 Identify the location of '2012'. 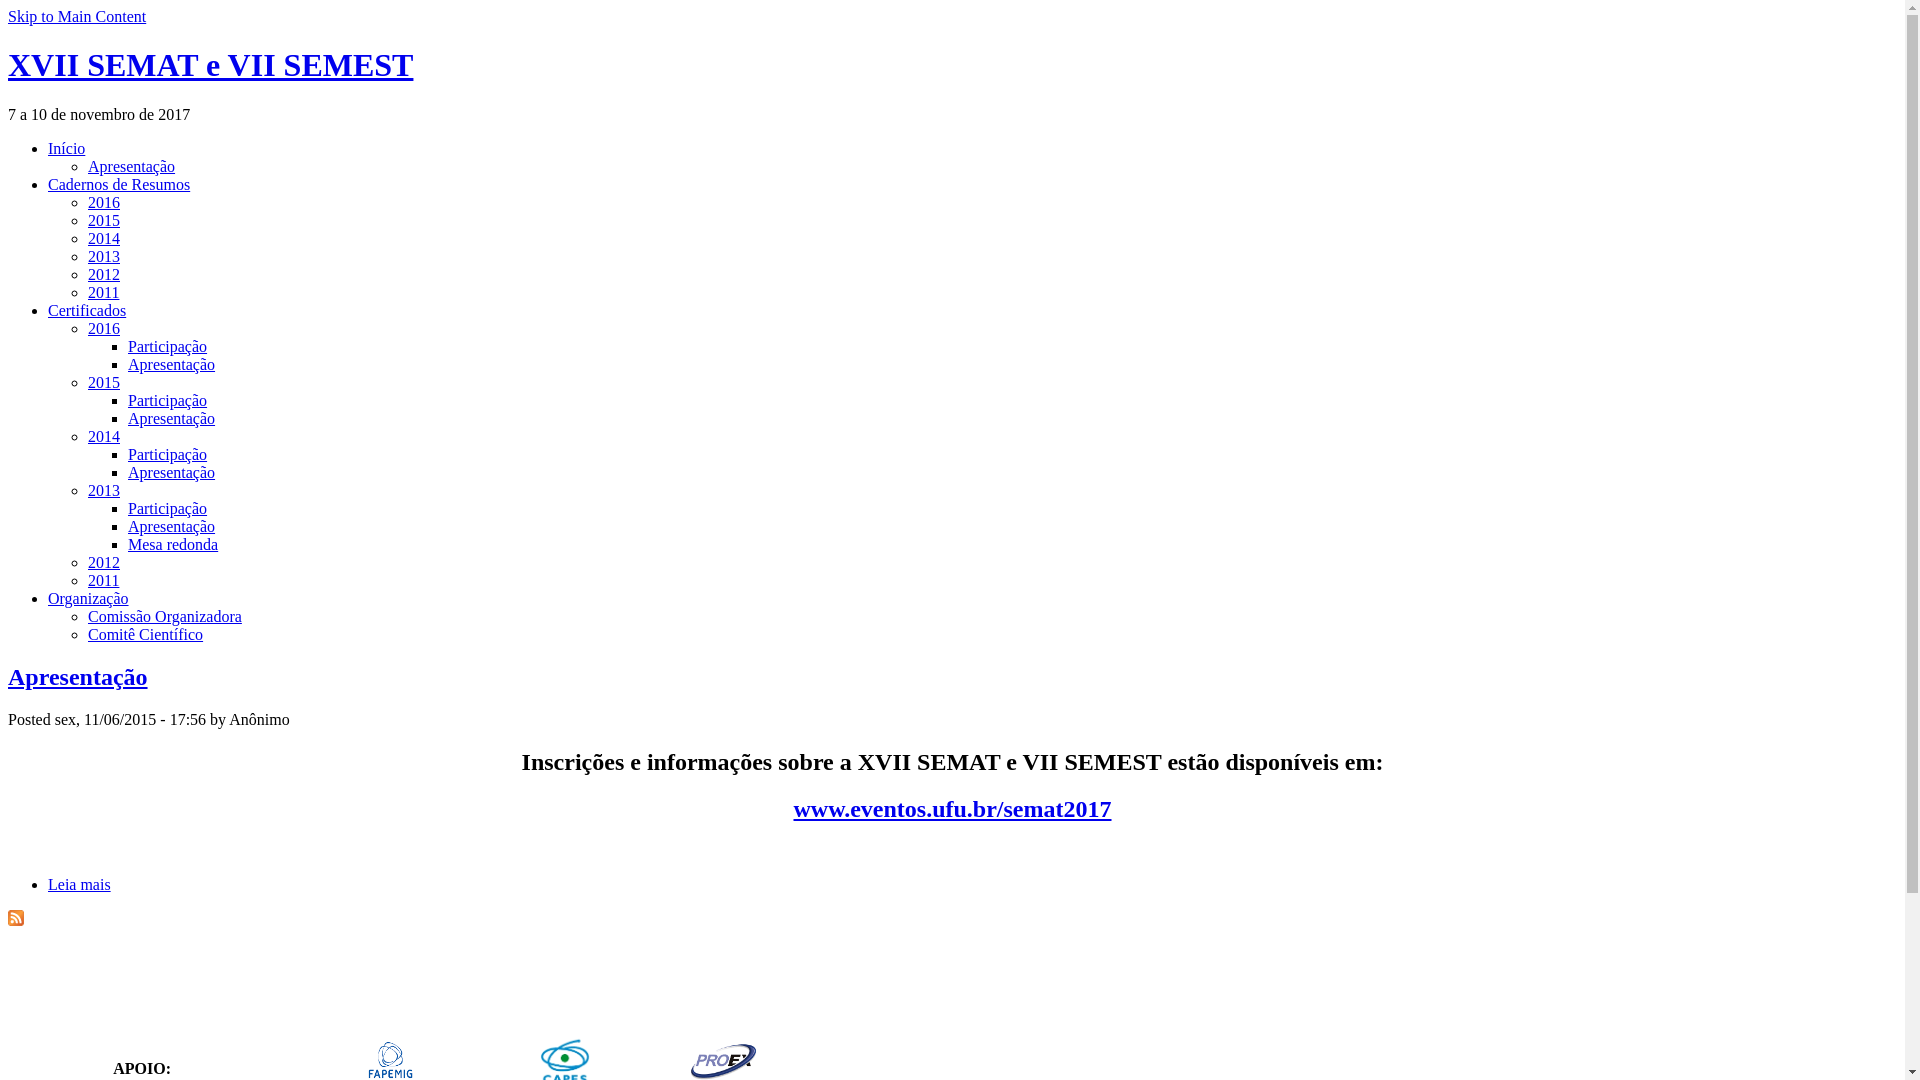
(103, 274).